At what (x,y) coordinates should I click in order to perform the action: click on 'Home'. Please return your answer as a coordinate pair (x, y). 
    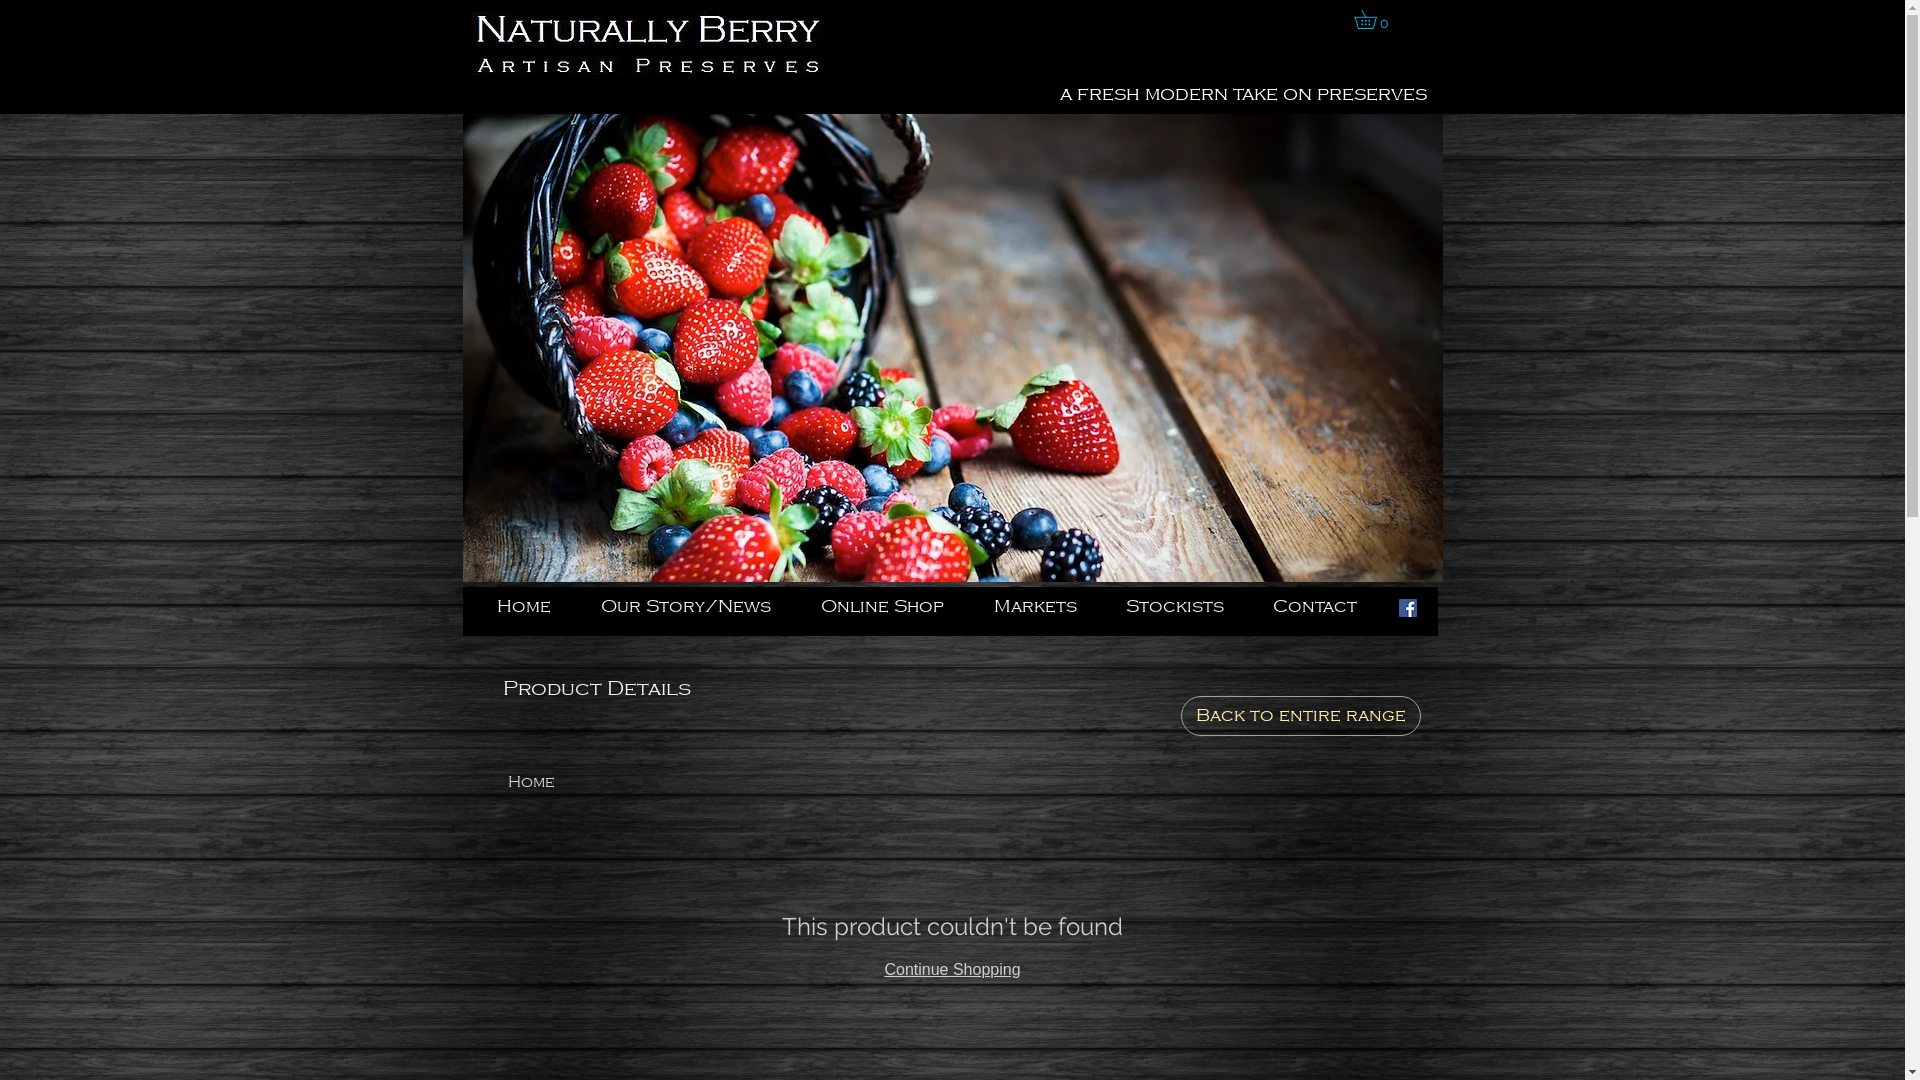
    Looking at the image, I should click on (508, 781).